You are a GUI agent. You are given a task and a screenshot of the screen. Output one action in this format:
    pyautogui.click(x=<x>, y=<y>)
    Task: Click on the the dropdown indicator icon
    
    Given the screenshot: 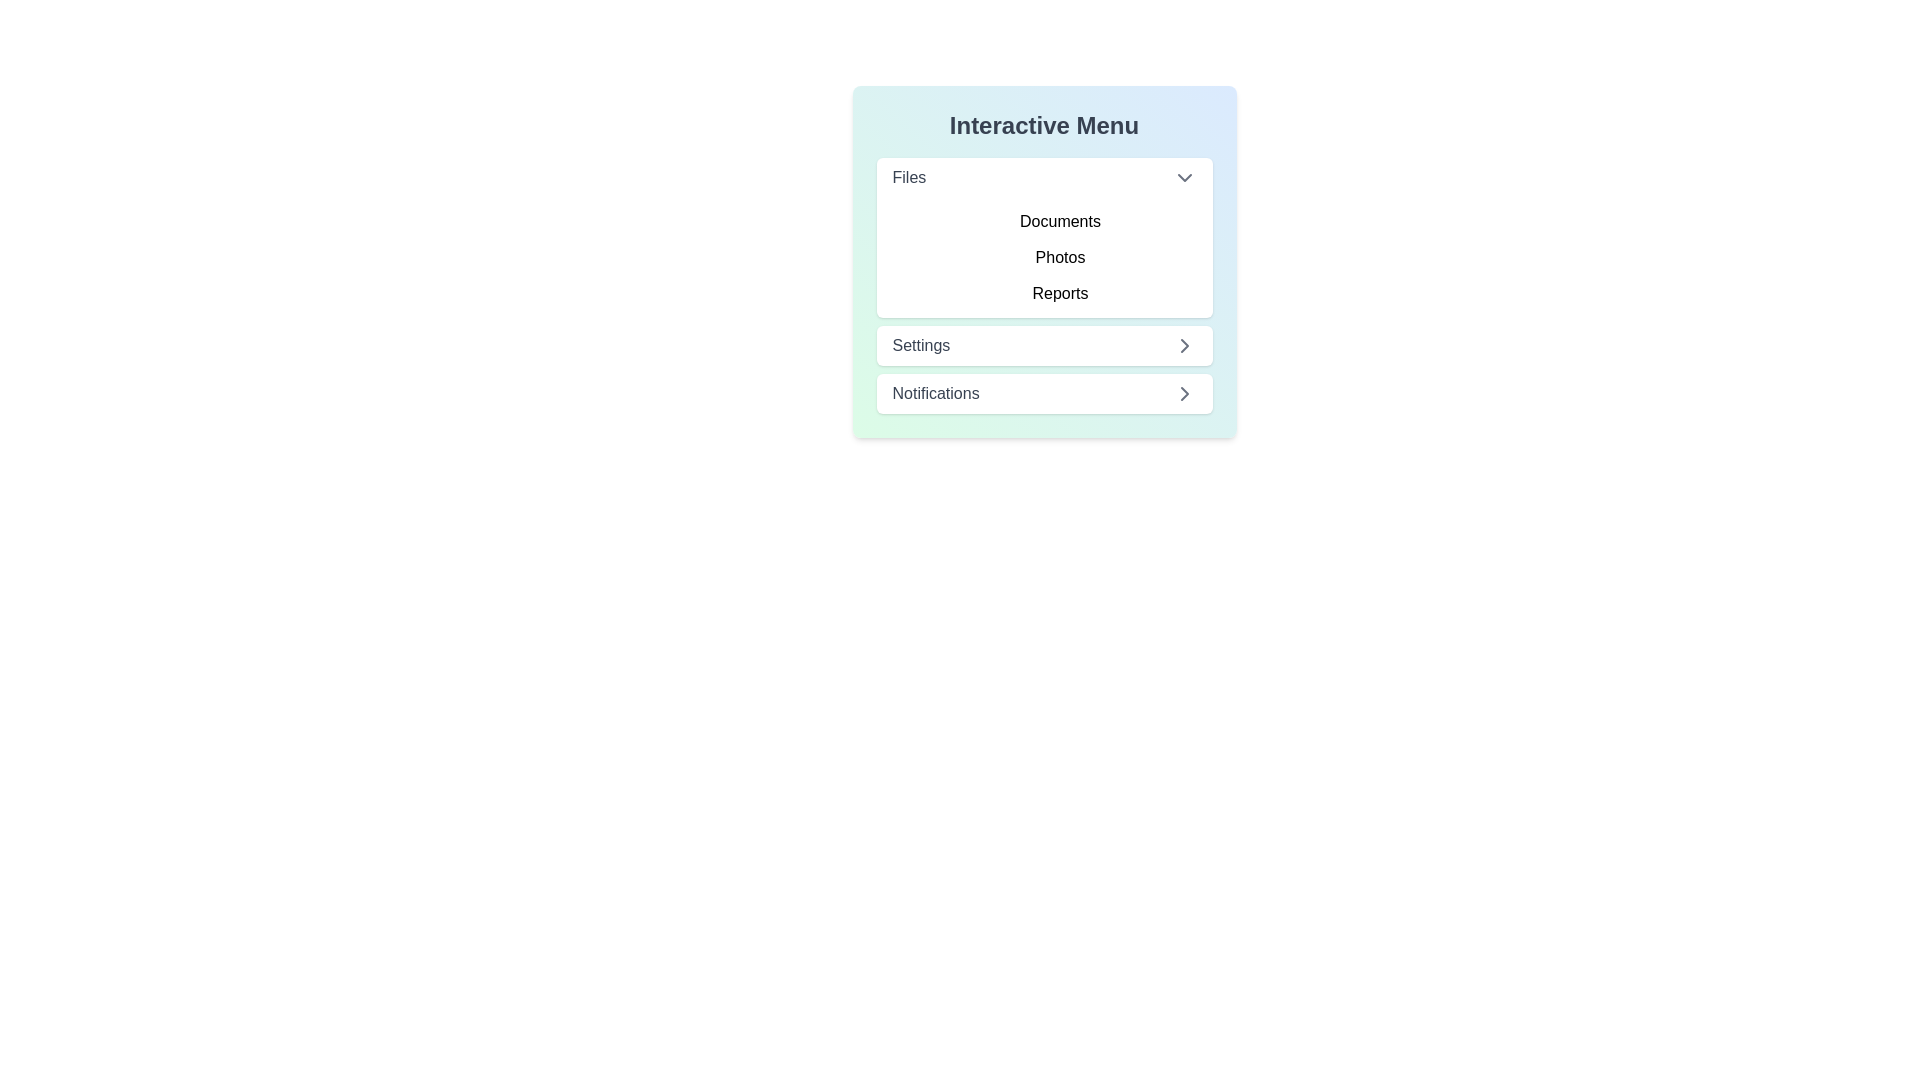 What is the action you would take?
    pyautogui.click(x=1184, y=176)
    